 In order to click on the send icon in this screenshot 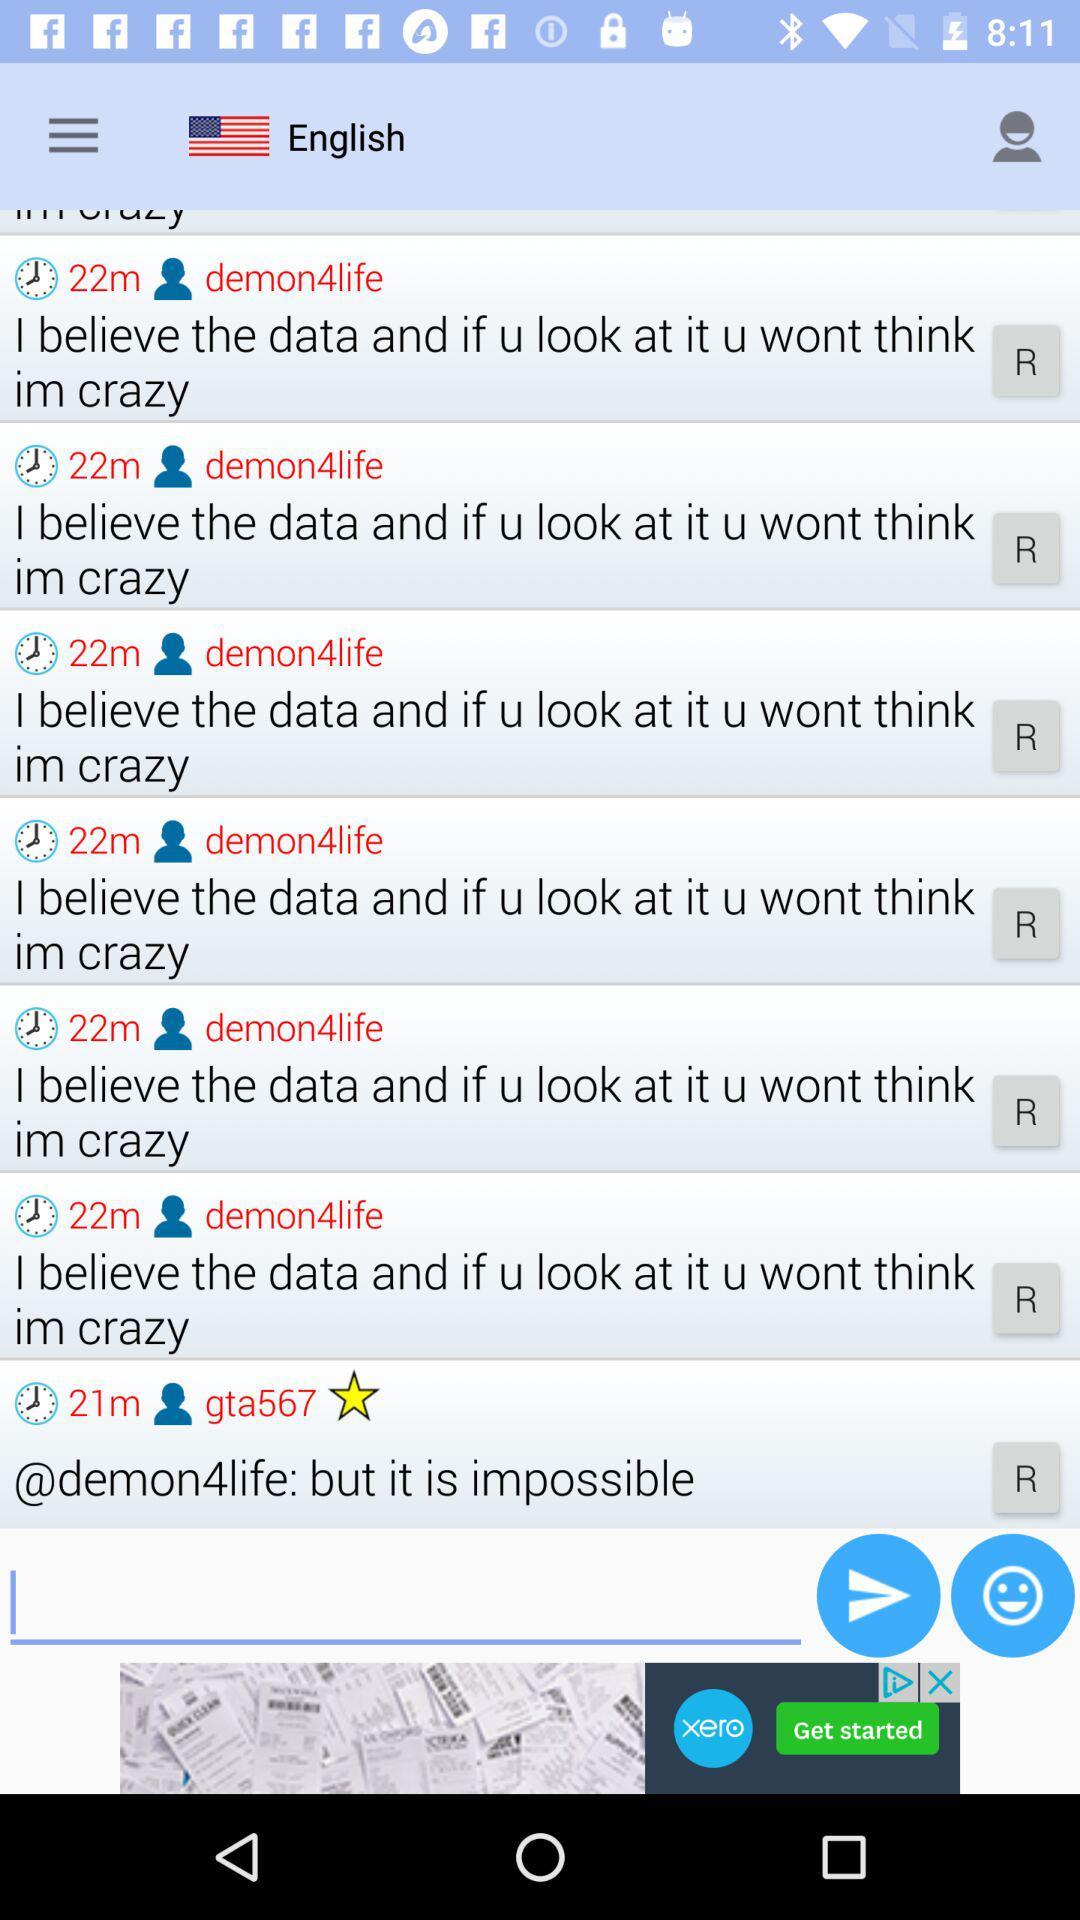, I will do `click(877, 1594)`.